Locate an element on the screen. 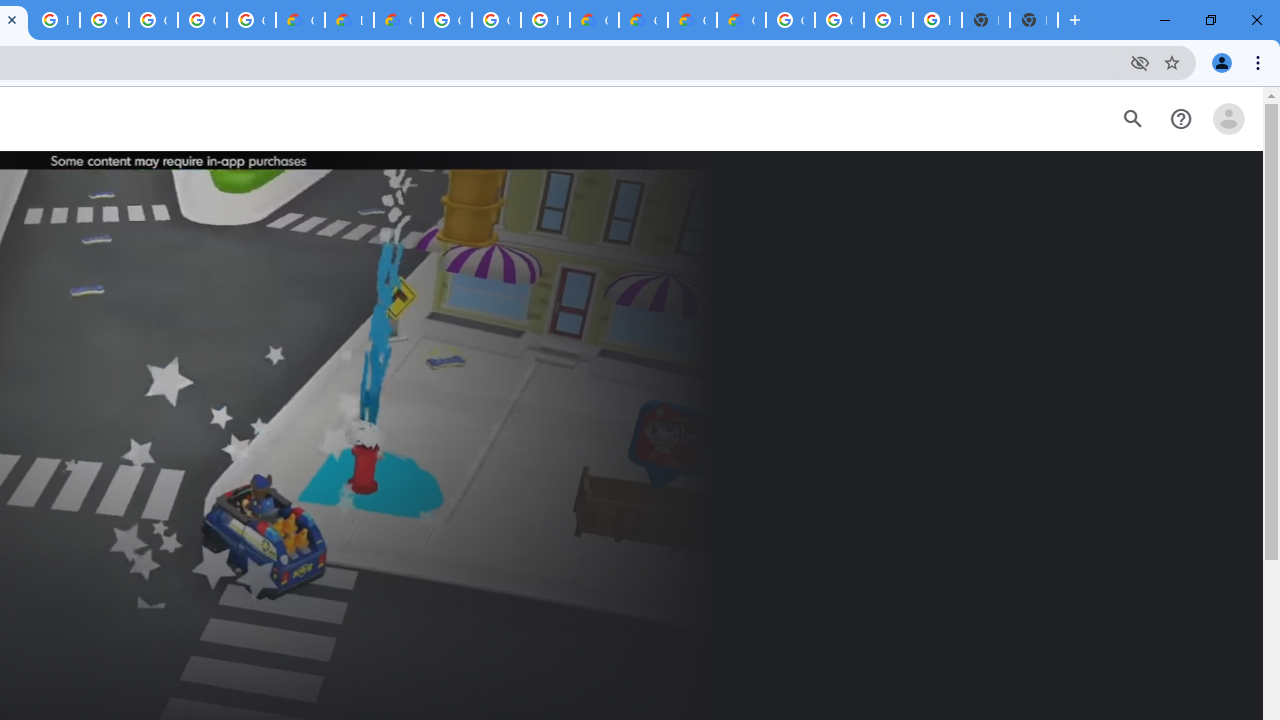 The image size is (1280, 720). 'Google Cloud Platform' is located at coordinates (496, 20).